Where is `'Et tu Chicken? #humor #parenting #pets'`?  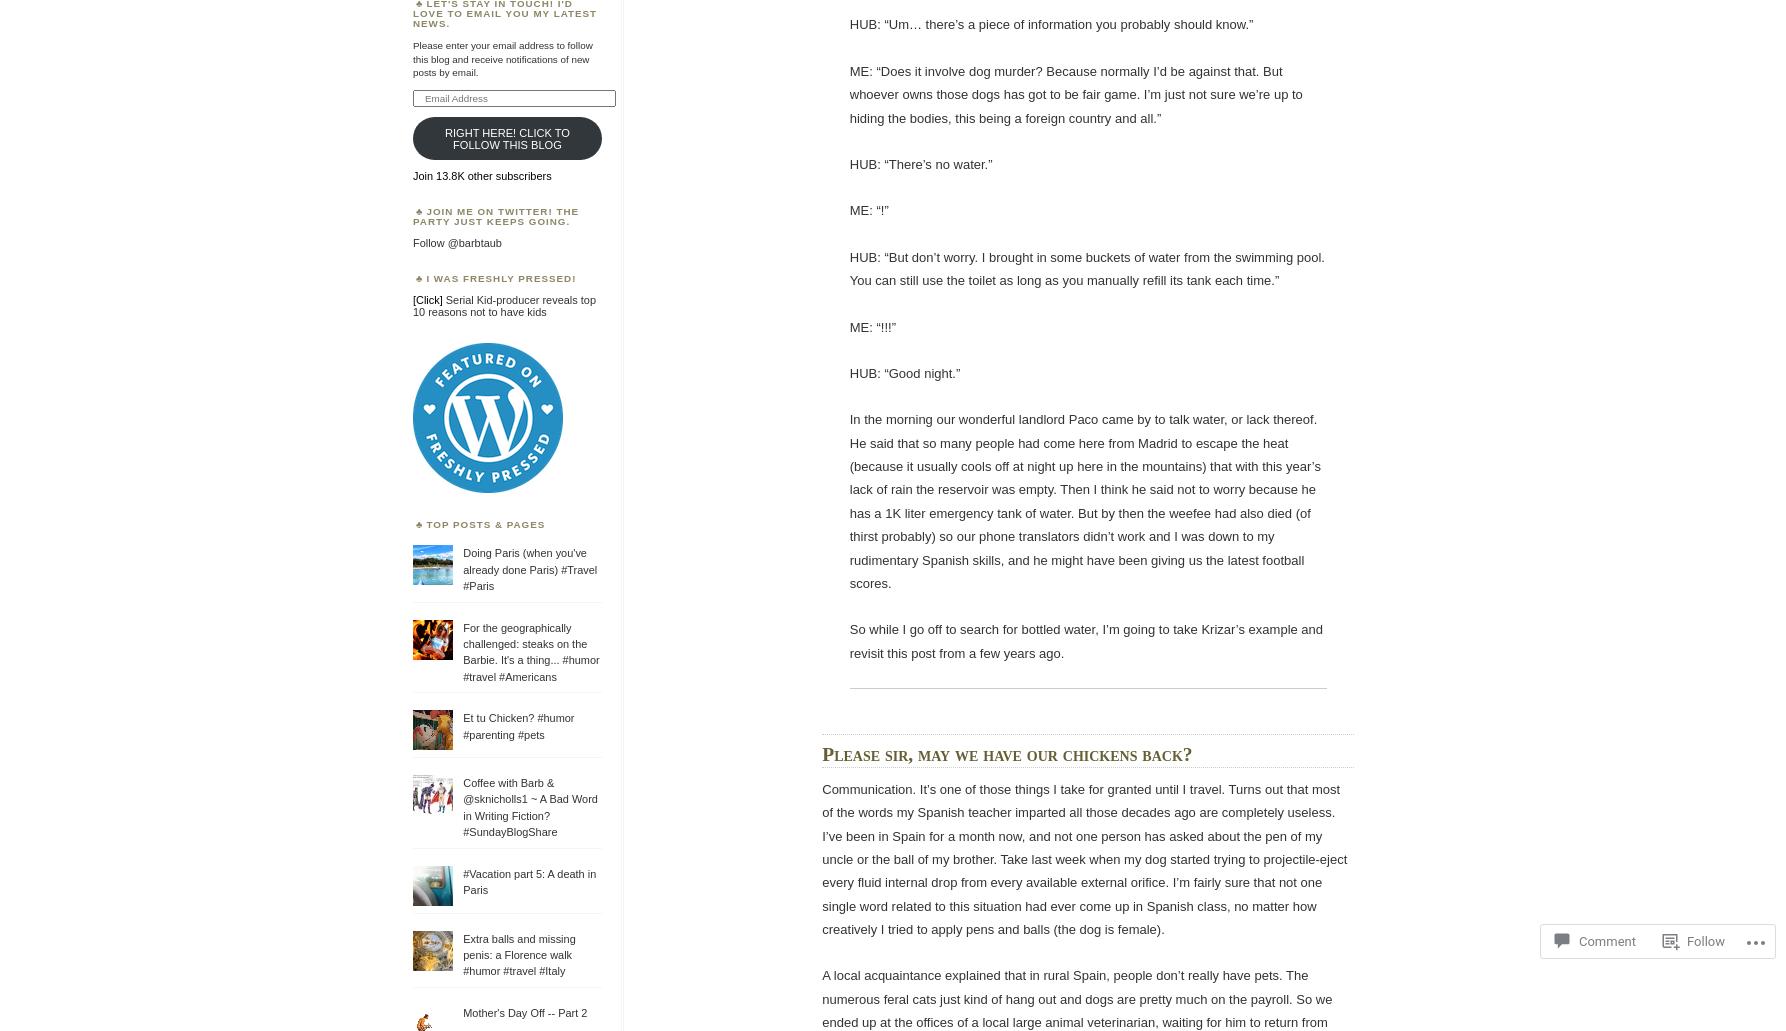 'Et tu Chicken? #humor #parenting #pets' is located at coordinates (461, 725).